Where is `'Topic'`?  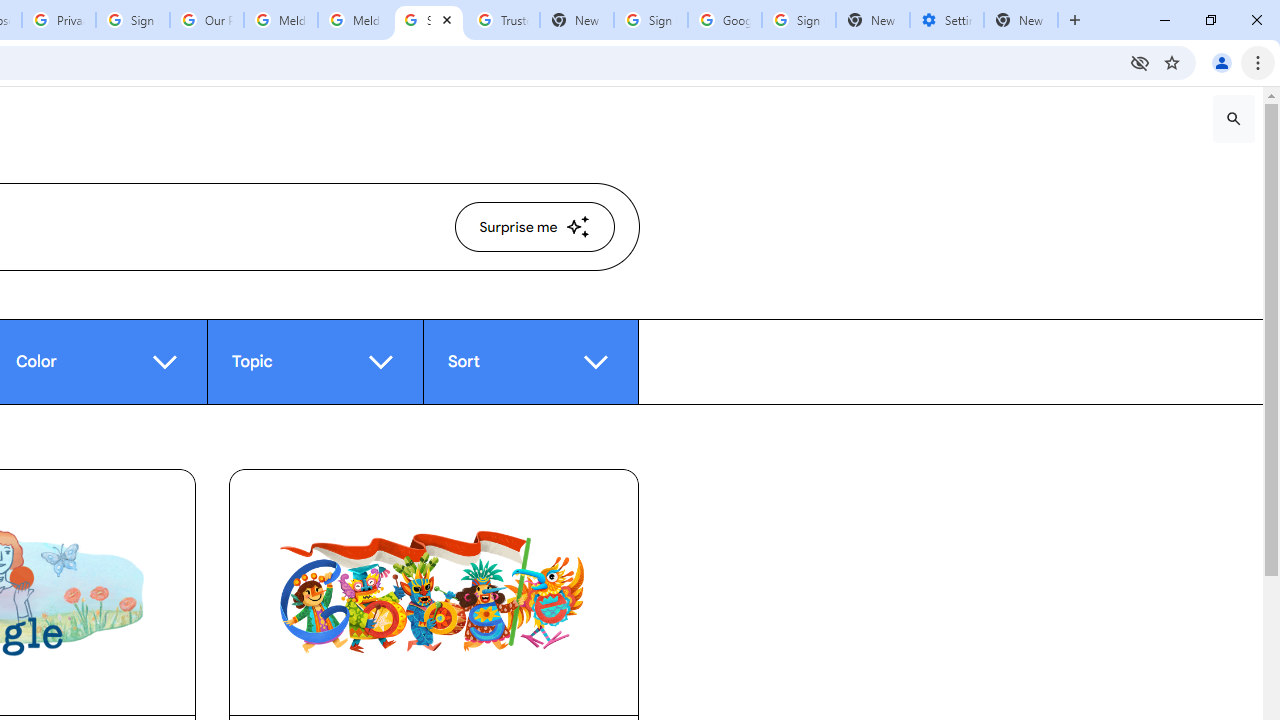 'Topic' is located at coordinates (313, 361).